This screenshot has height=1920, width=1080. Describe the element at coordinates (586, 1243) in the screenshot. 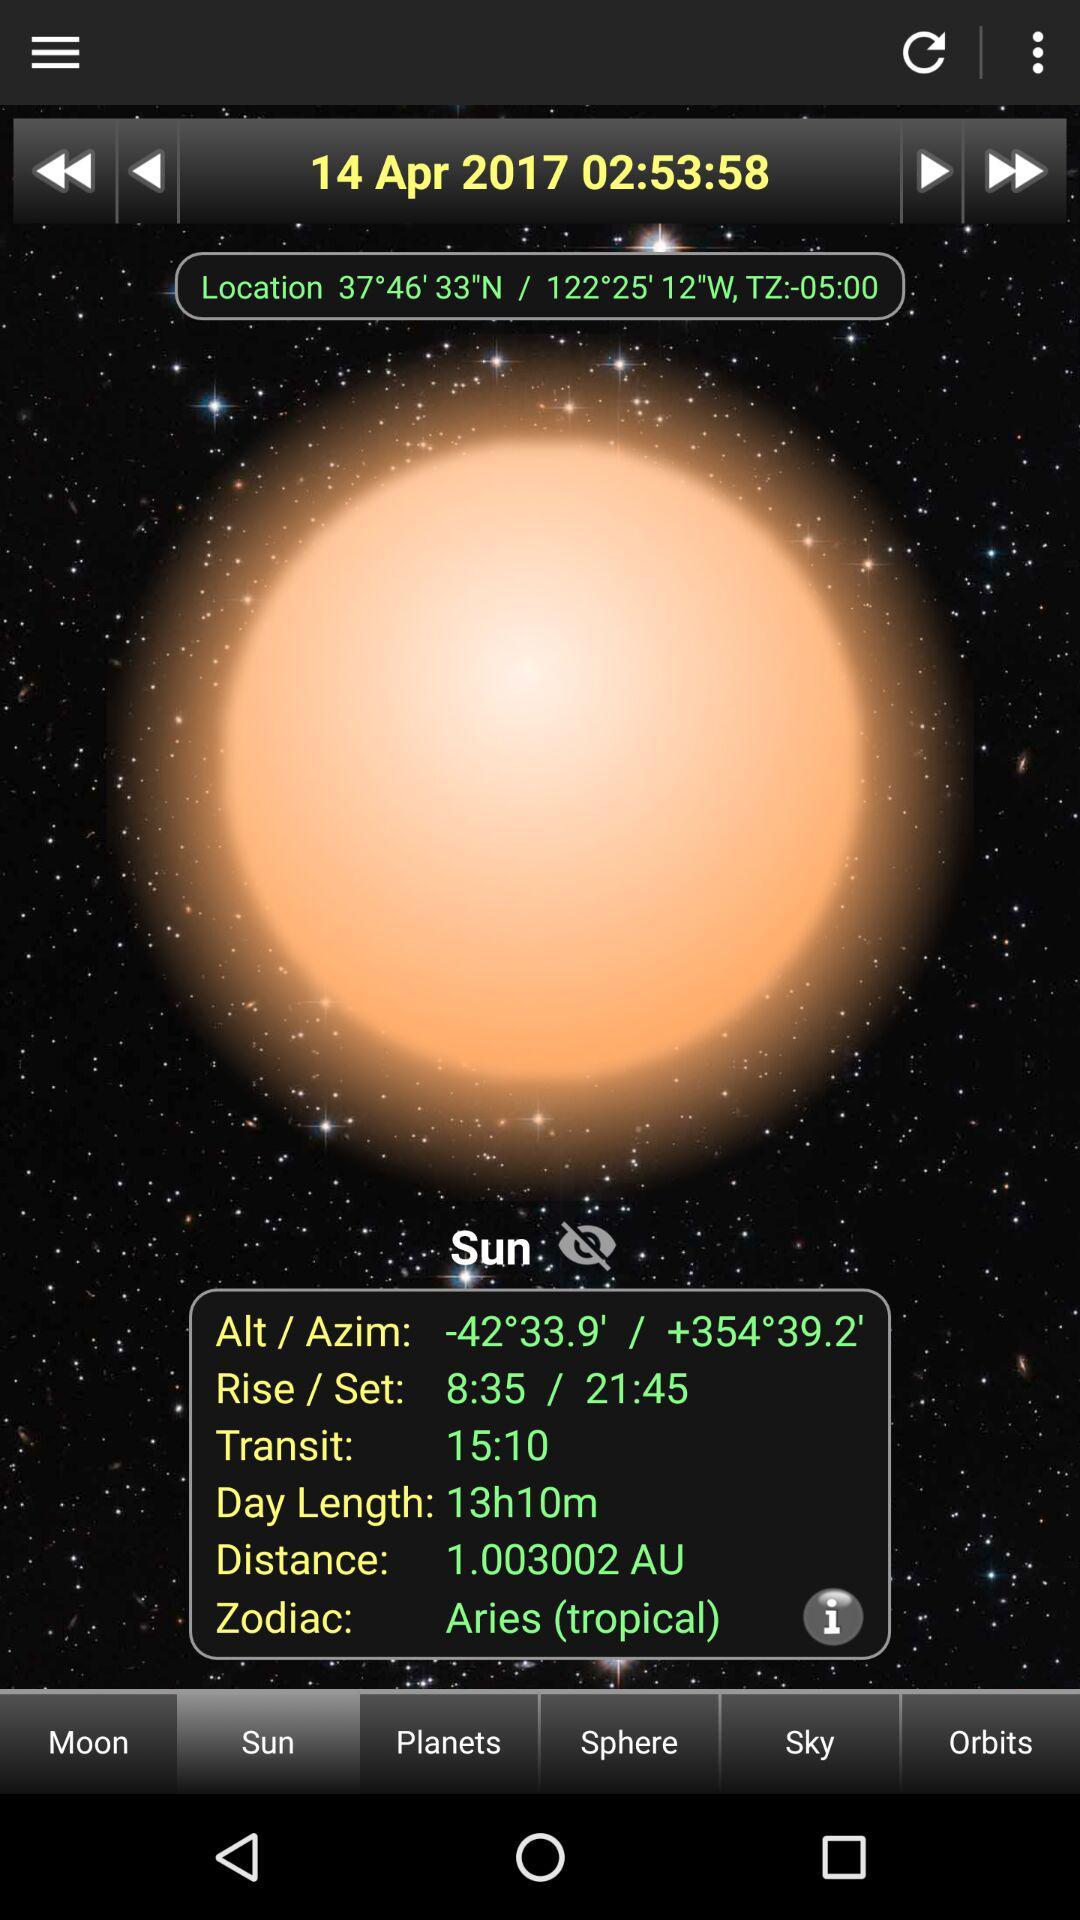

I see `visibility` at that location.